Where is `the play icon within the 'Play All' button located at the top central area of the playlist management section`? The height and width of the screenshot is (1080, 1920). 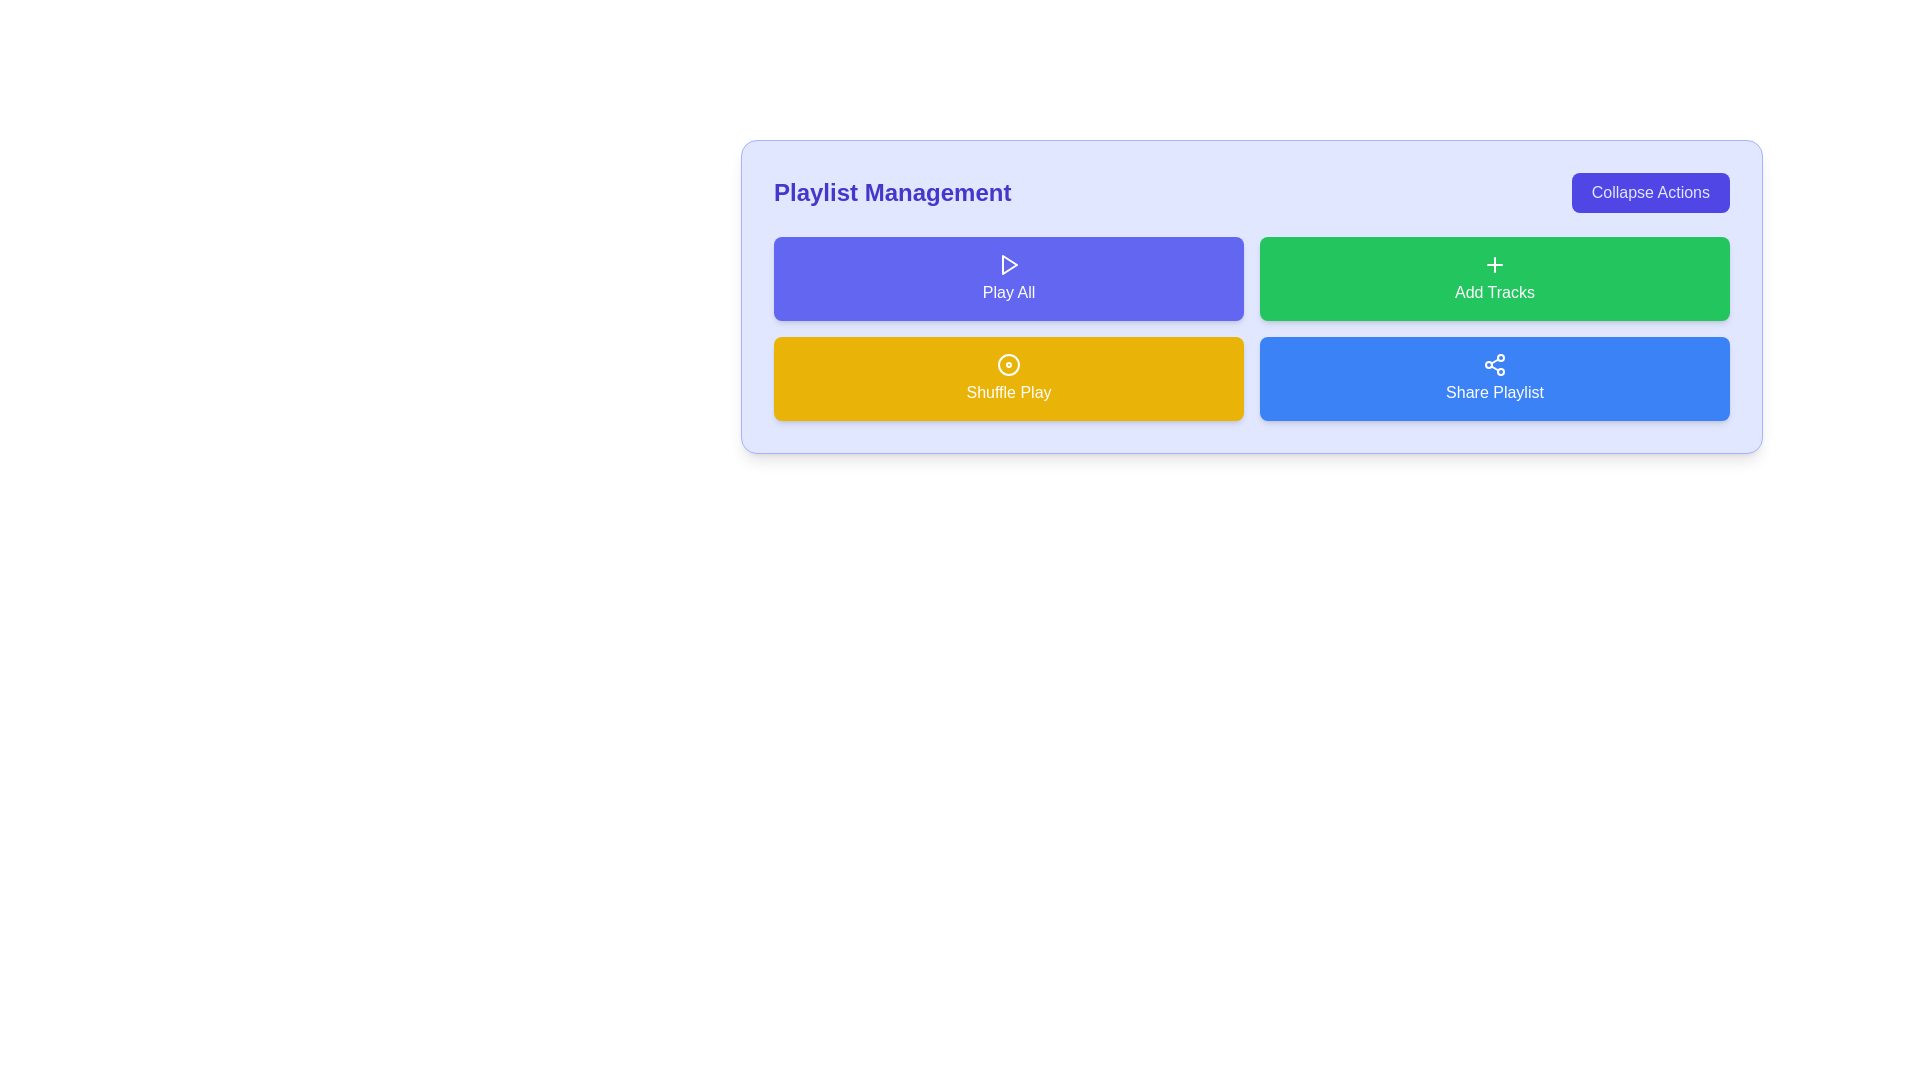 the play icon within the 'Play All' button located at the top central area of the playlist management section is located at coordinates (1008, 264).